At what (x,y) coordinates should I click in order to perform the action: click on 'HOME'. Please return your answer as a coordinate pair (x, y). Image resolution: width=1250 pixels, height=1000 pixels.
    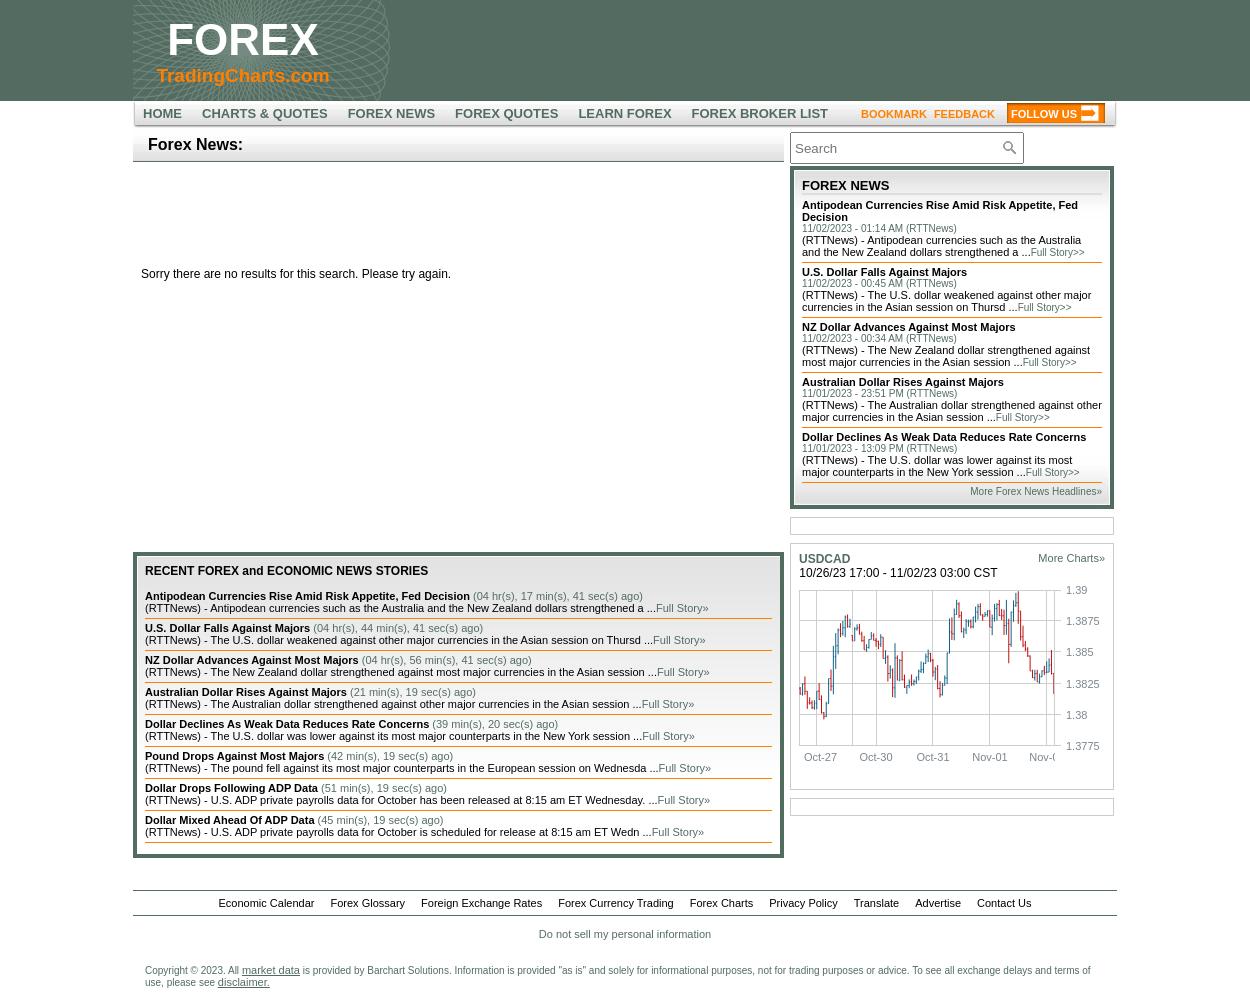
    Looking at the image, I should click on (162, 112).